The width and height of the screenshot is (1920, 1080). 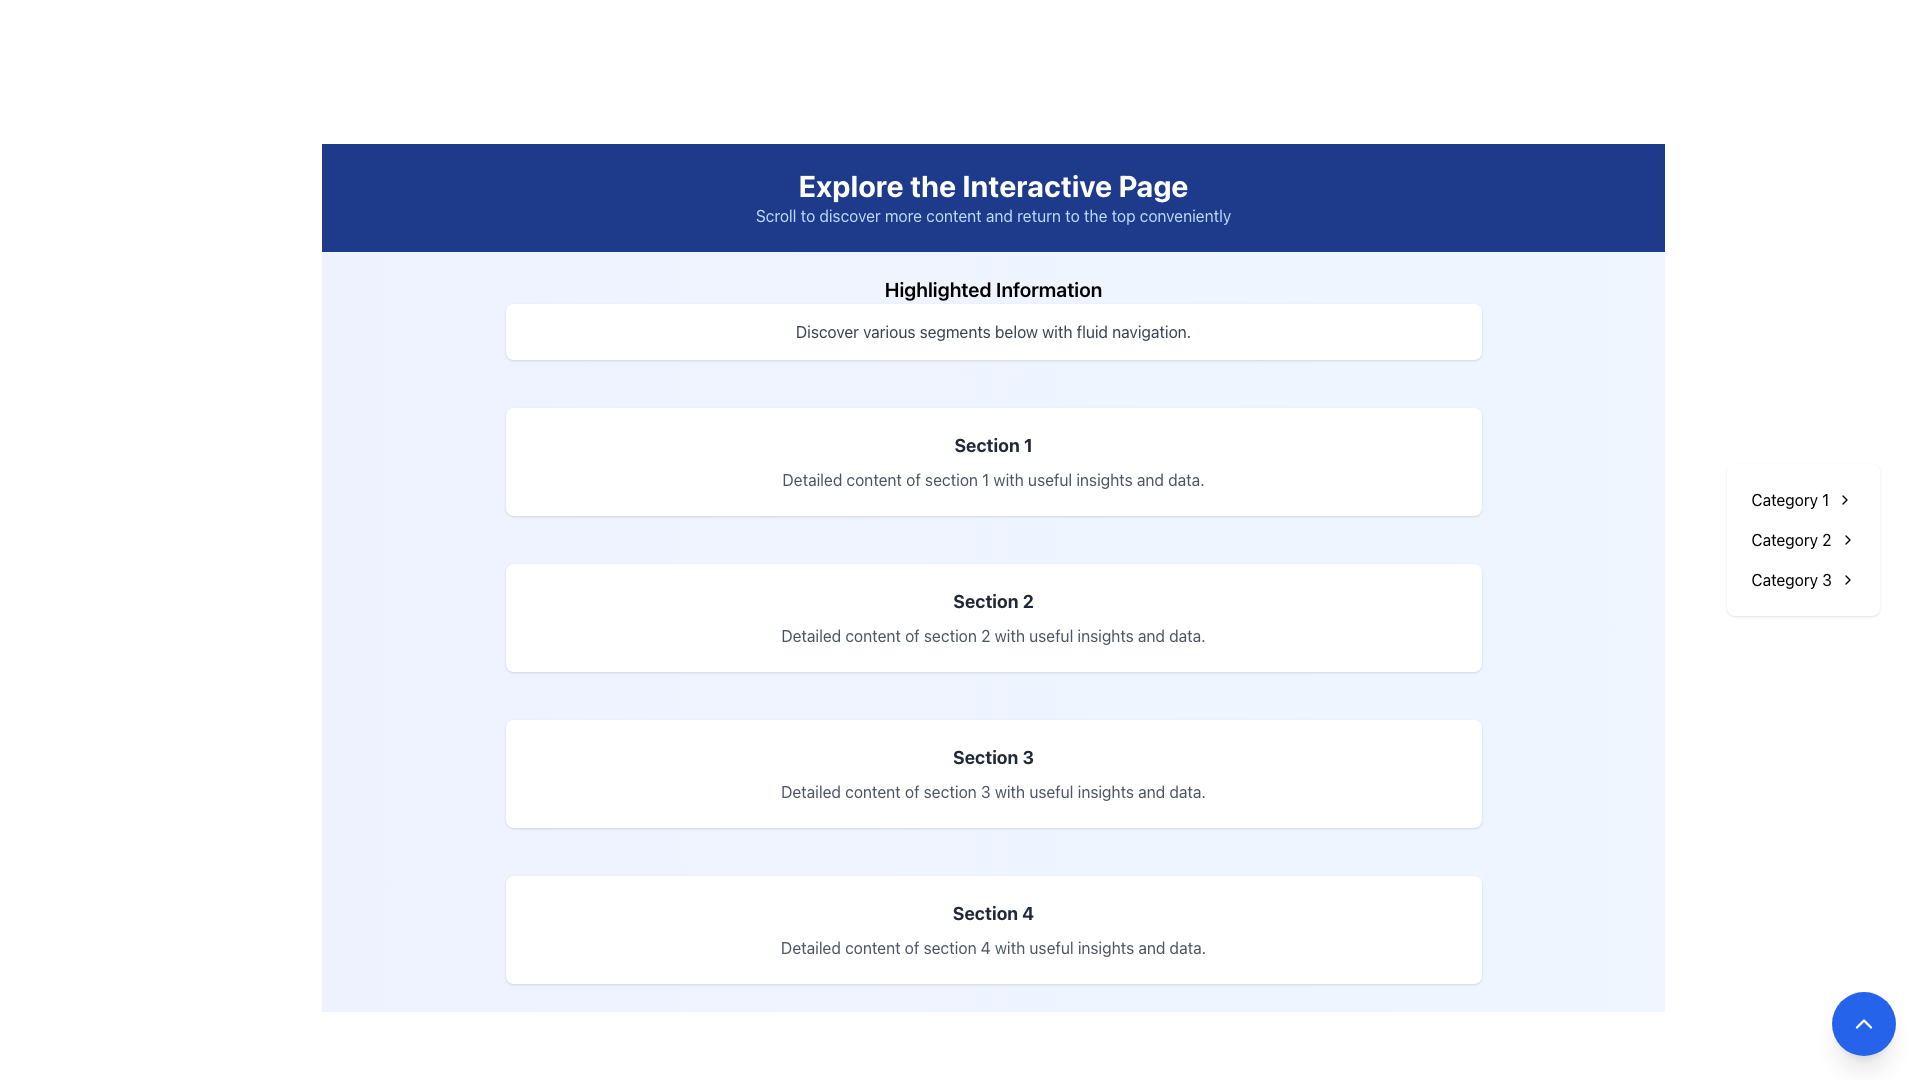 I want to click on the 'Category 2' navigation option to switch to the associated content section, so click(x=1791, y=540).